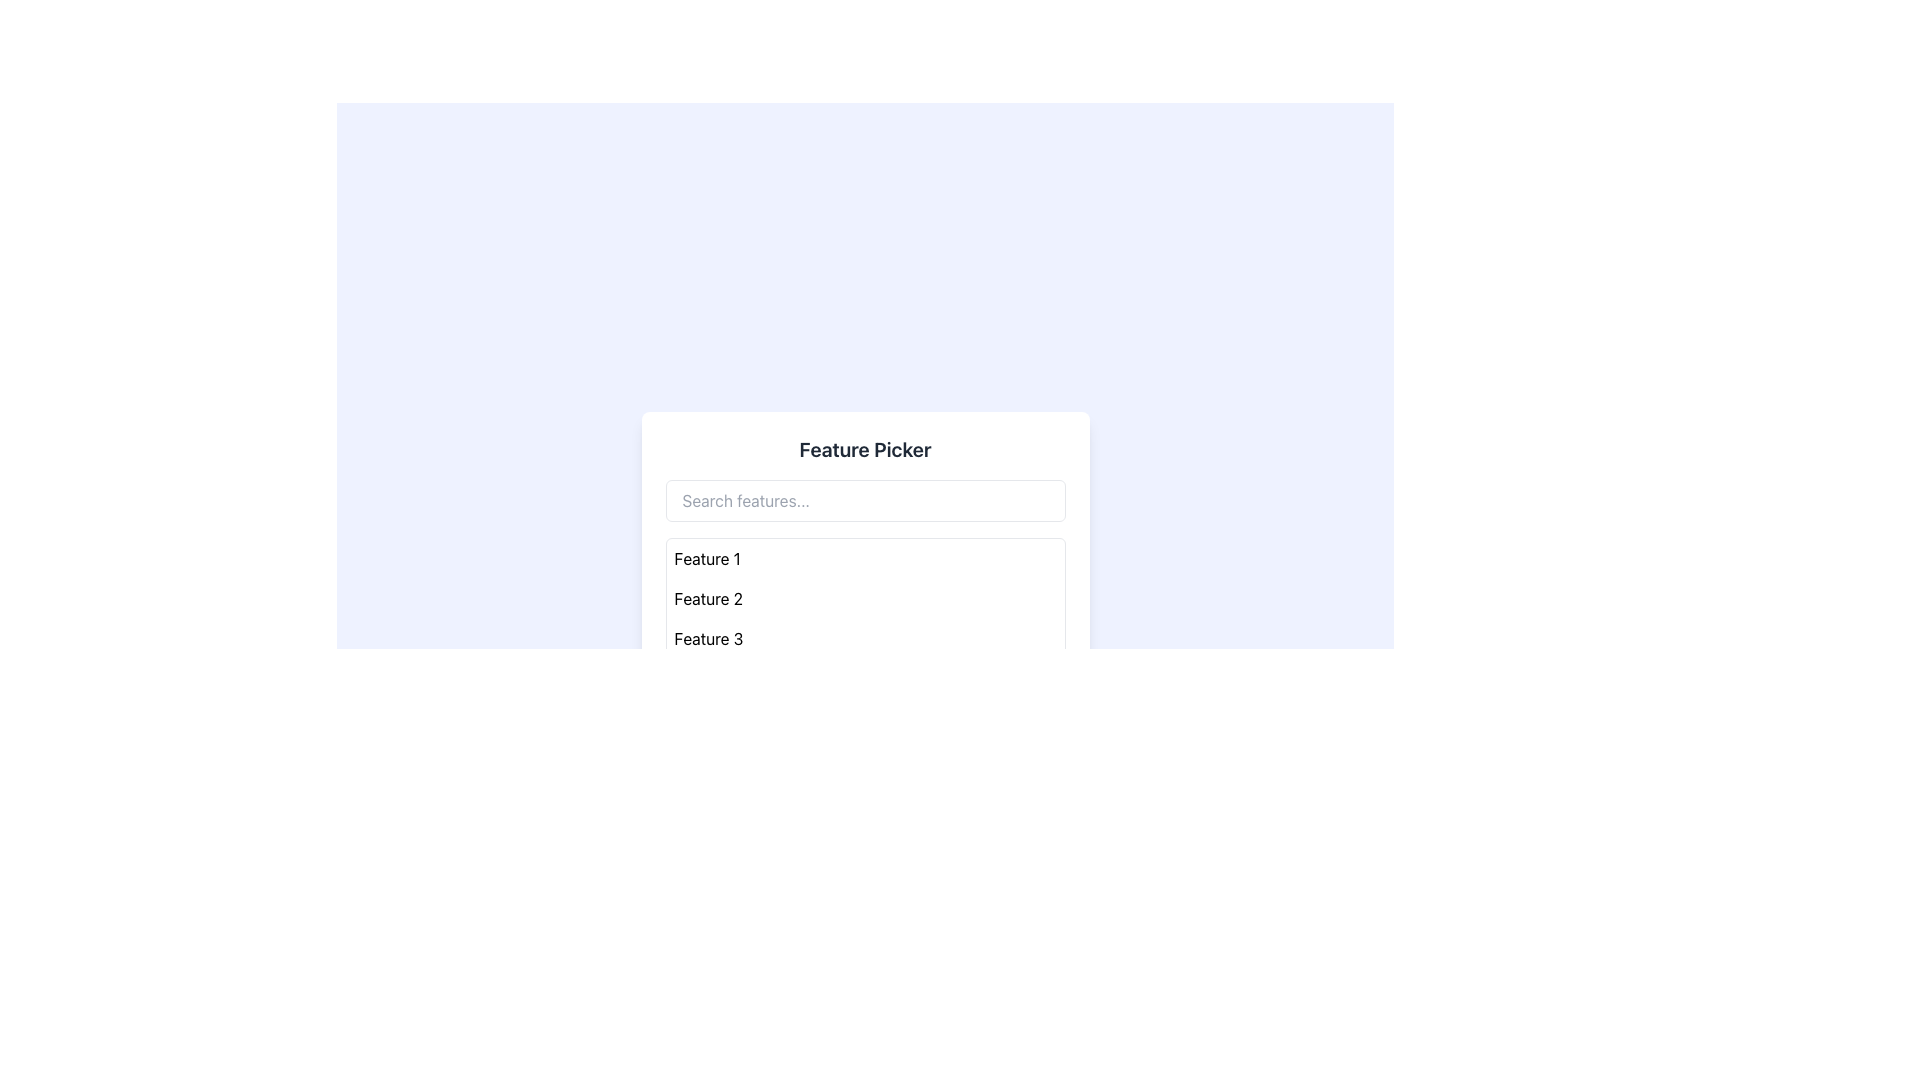 The image size is (1920, 1080). I want to click on the list item displaying 'Feature 1', so click(707, 559).